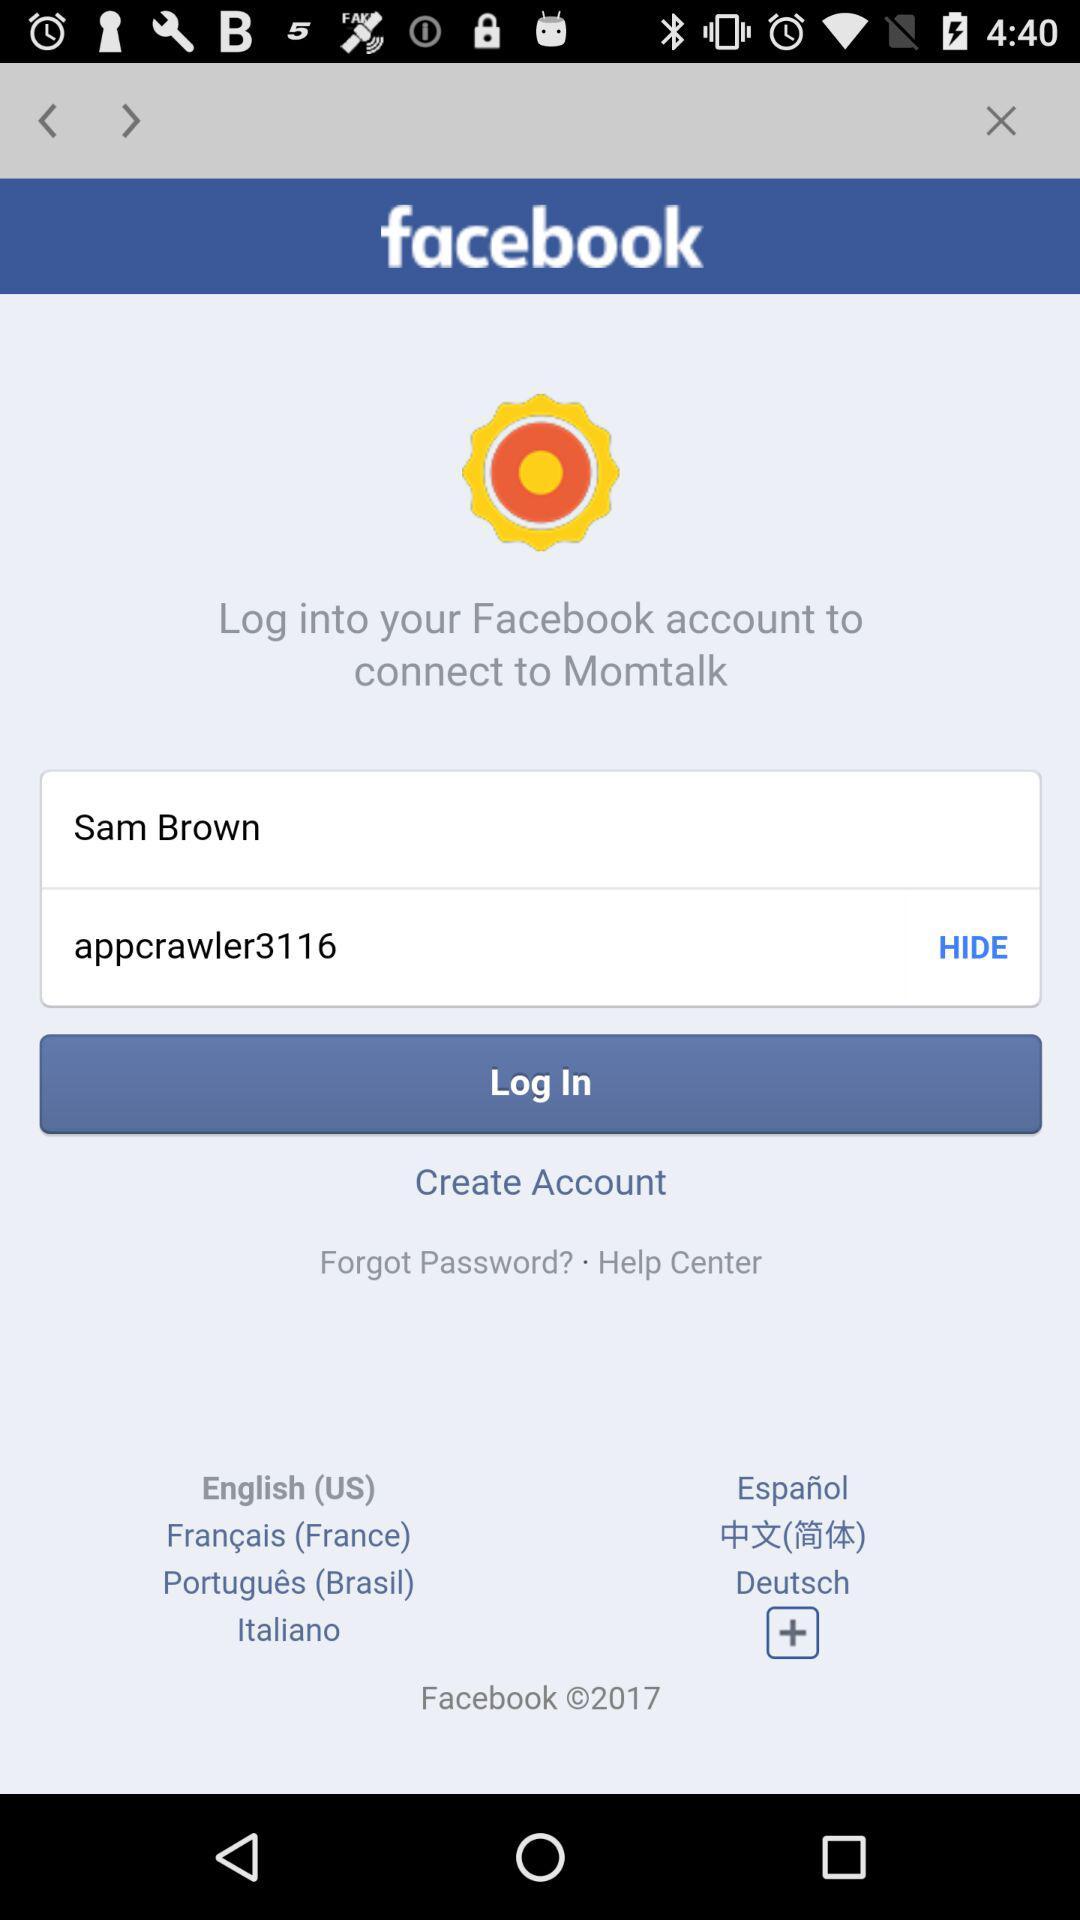 The width and height of the screenshot is (1080, 1920). I want to click on close, so click(1001, 119).